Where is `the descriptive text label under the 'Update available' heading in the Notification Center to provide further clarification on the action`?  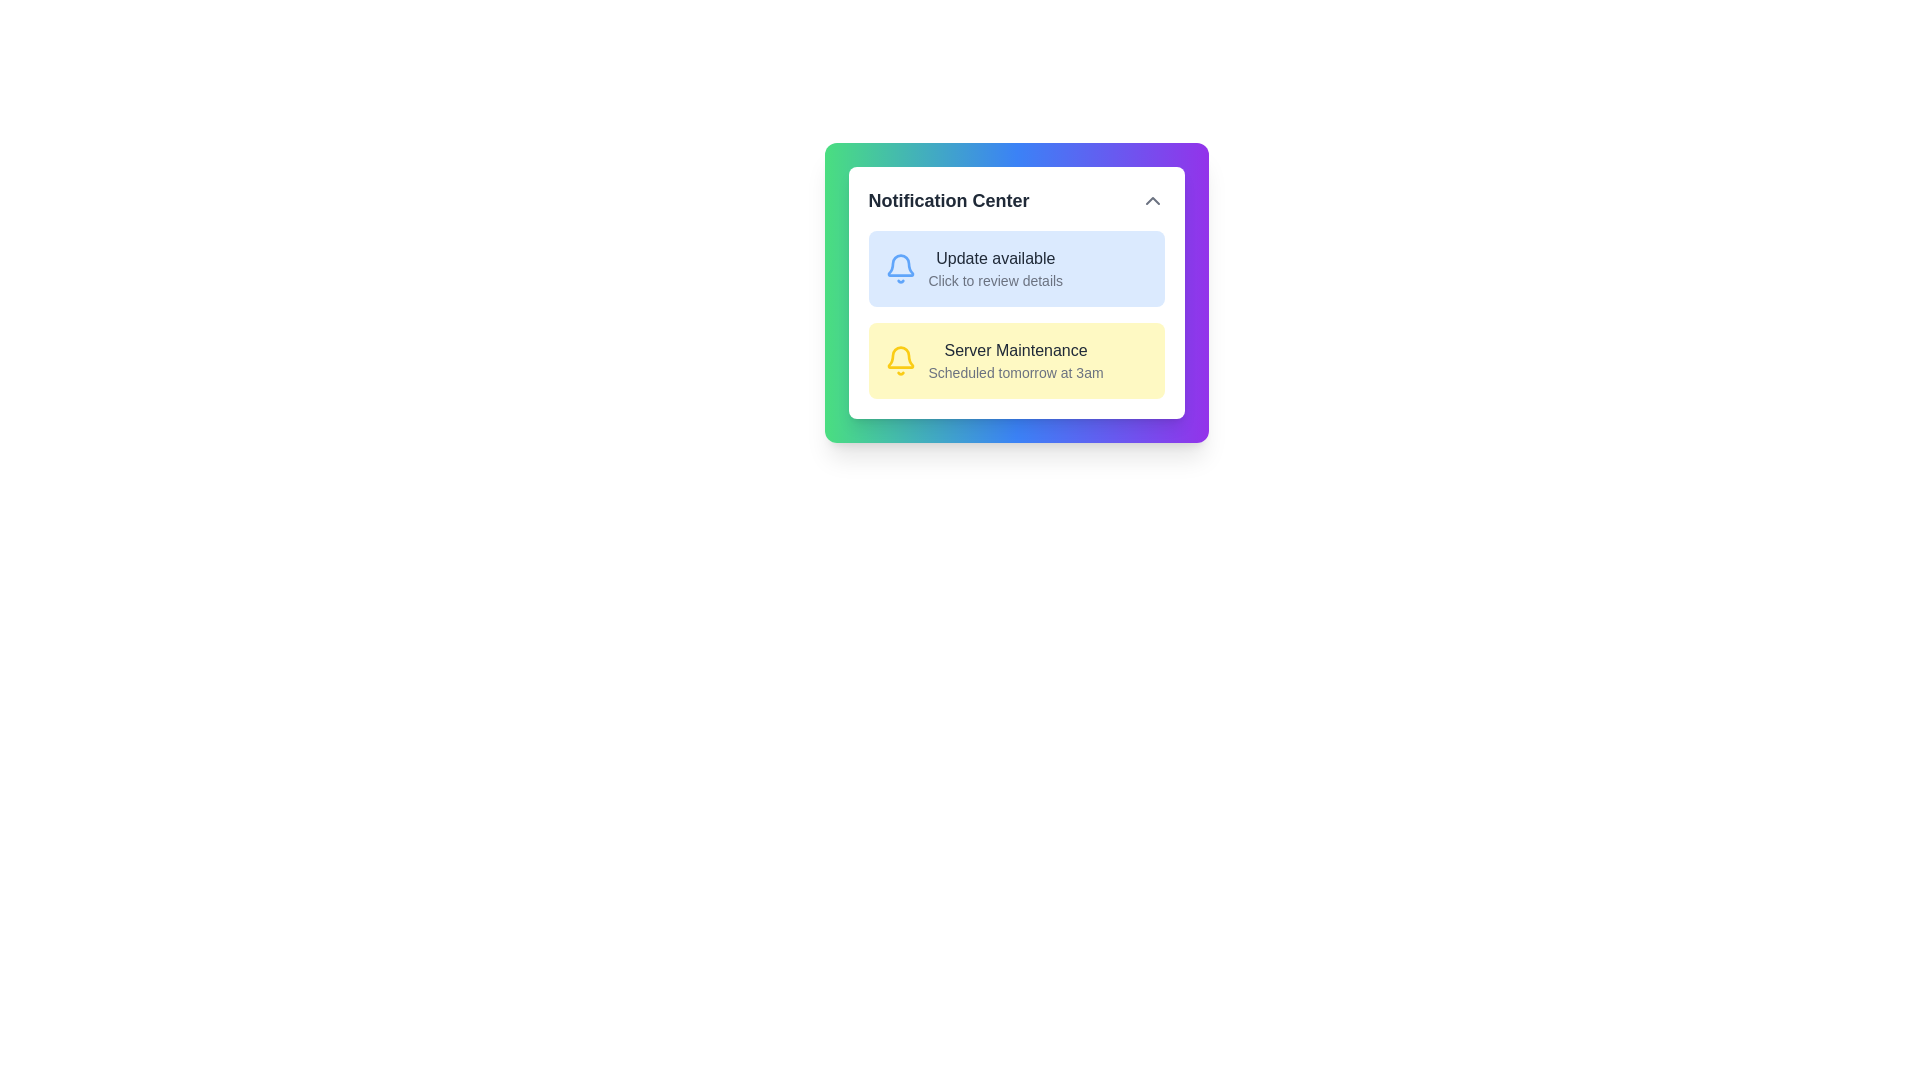
the descriptive text label under the 'Update available' heading in the Notification Center to provide further clarification on the action is located at coordinates (995, 281).